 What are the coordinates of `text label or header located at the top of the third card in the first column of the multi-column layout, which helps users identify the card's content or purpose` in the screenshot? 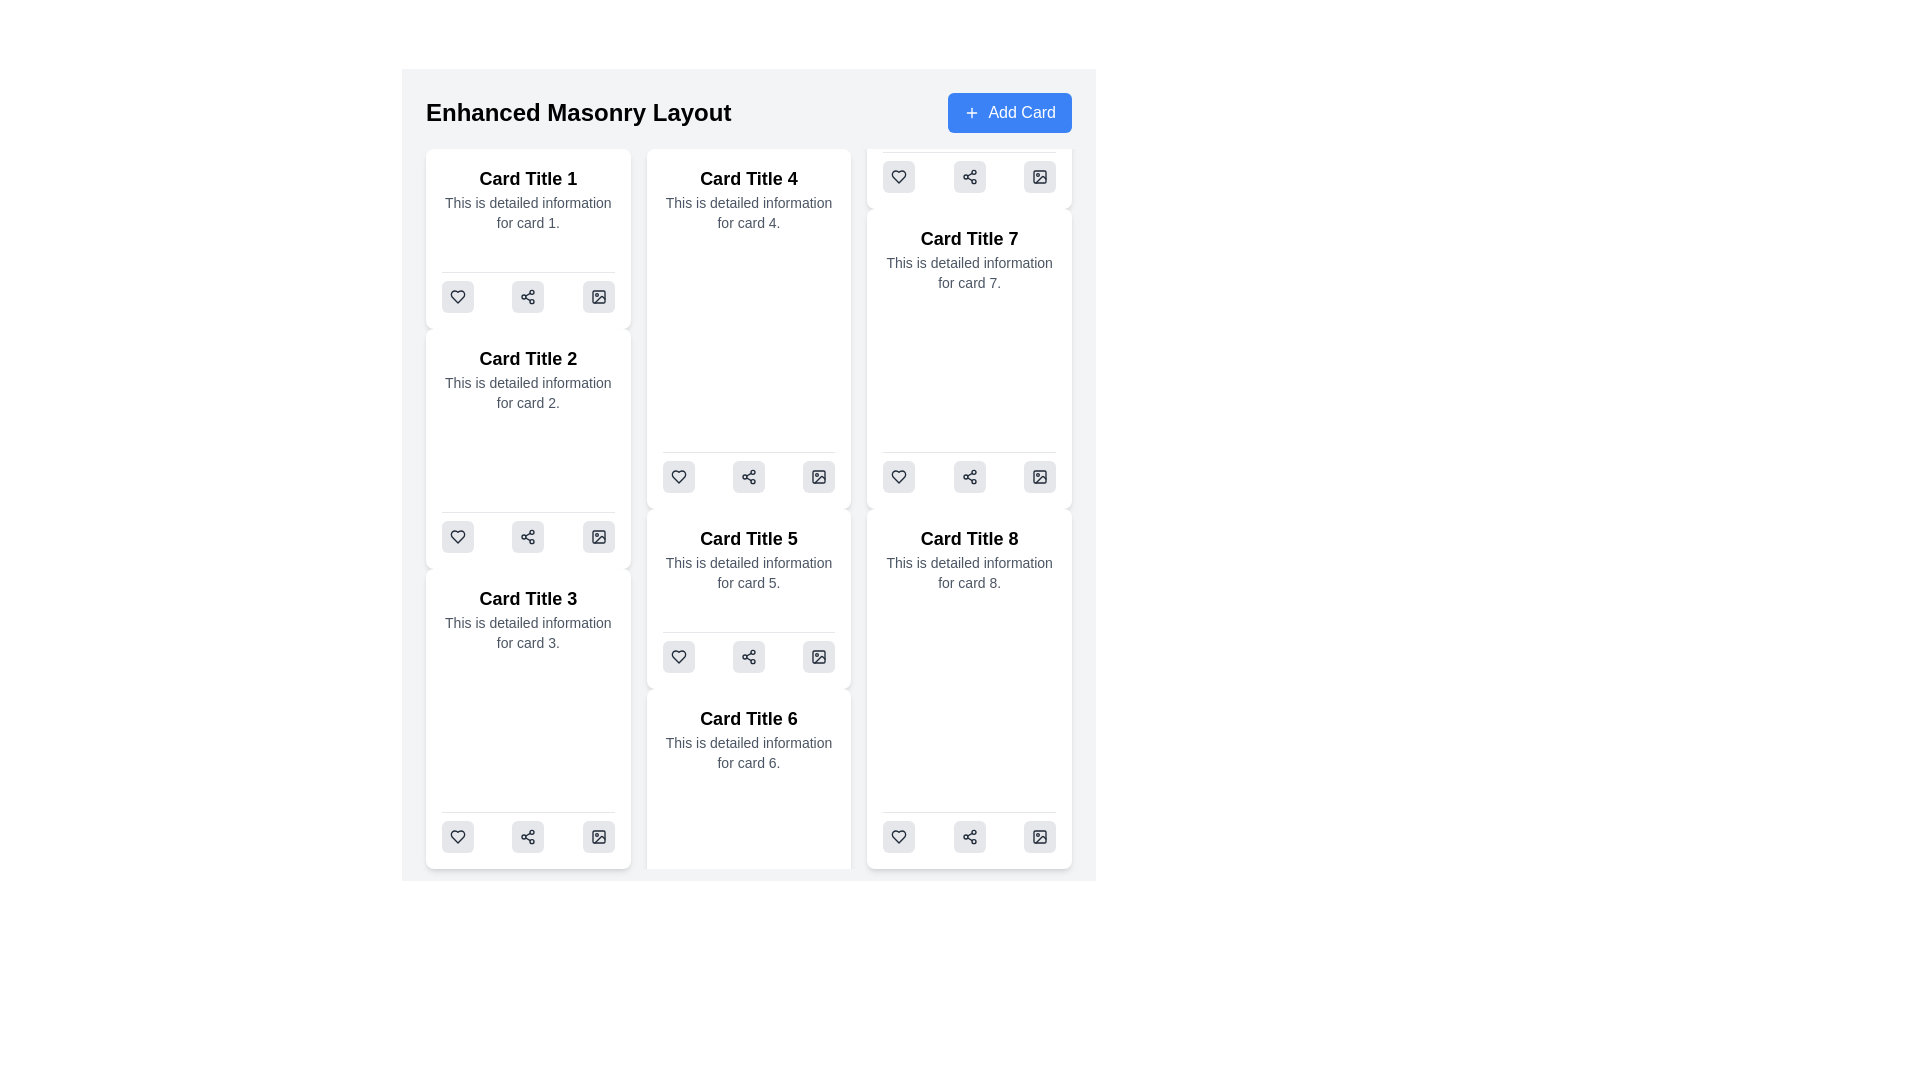 It's located at (528, 597).